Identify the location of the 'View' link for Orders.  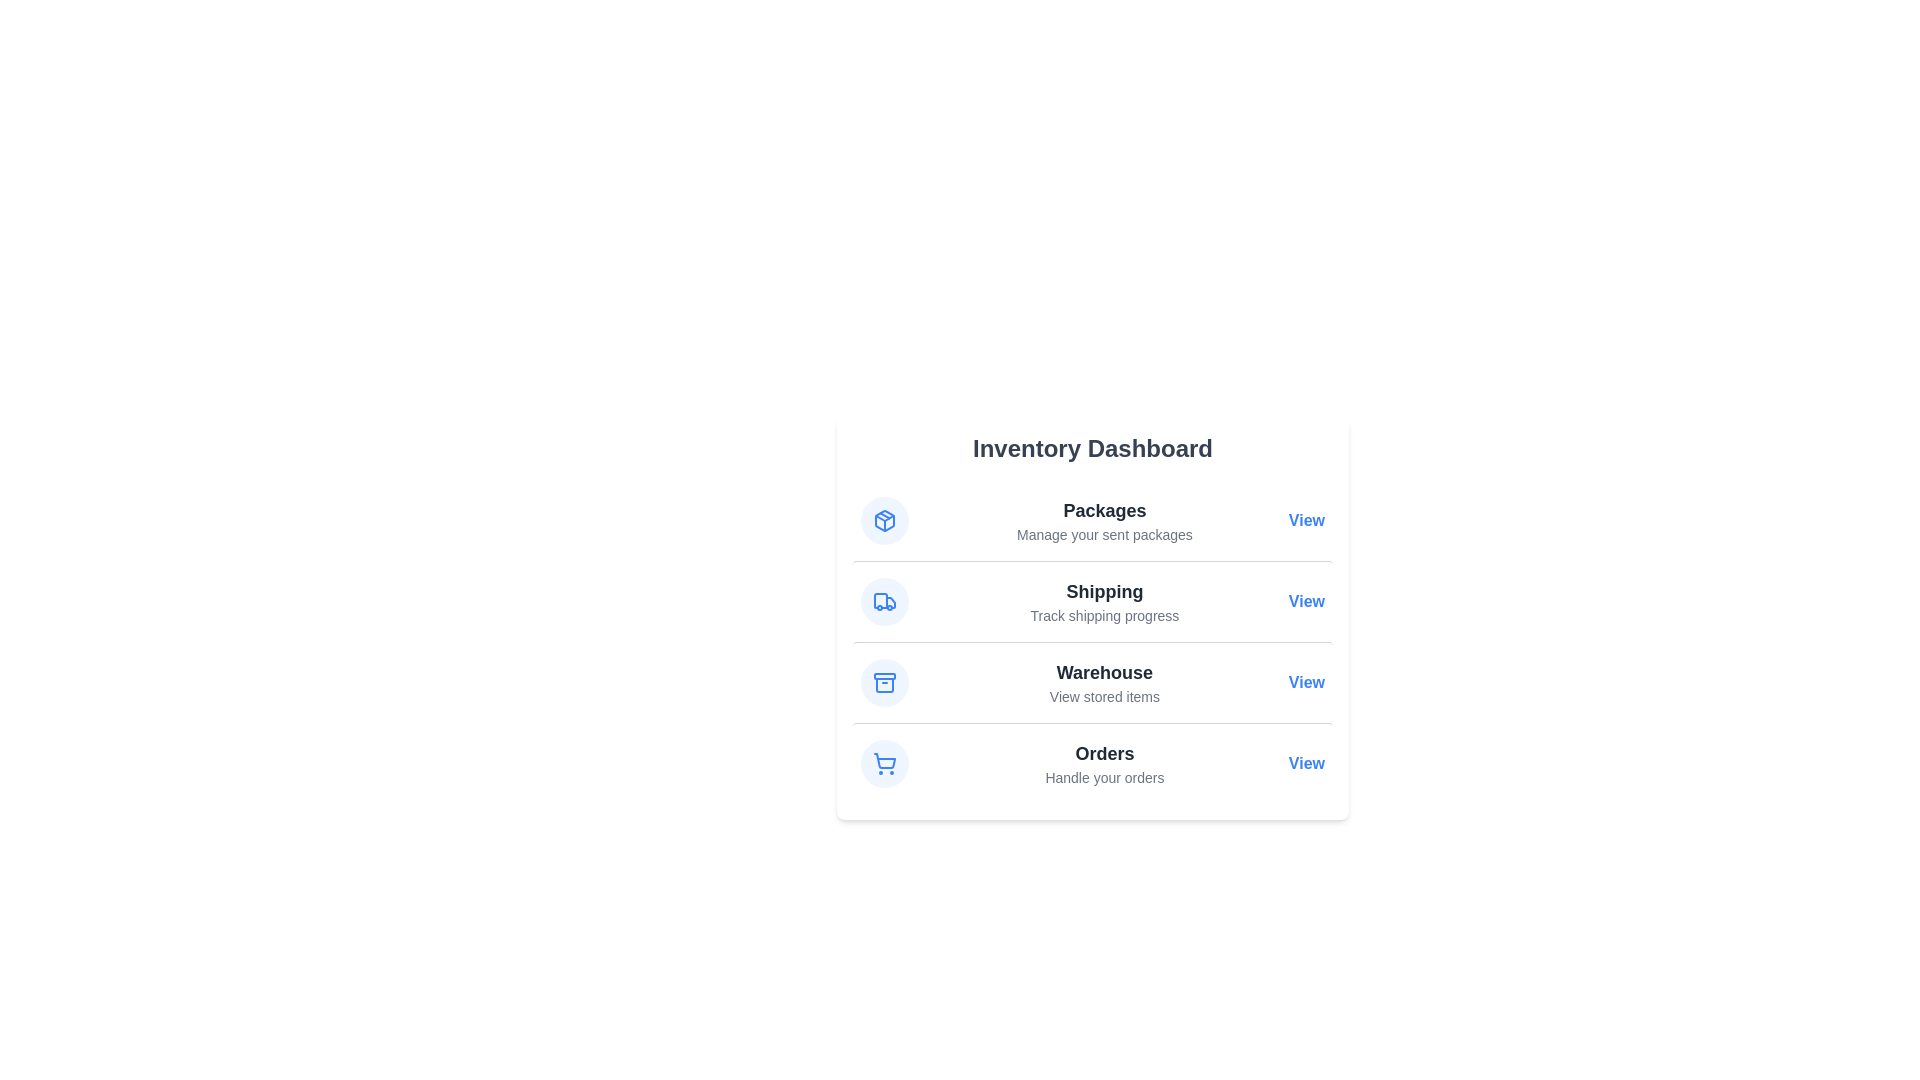
(1306, 763).